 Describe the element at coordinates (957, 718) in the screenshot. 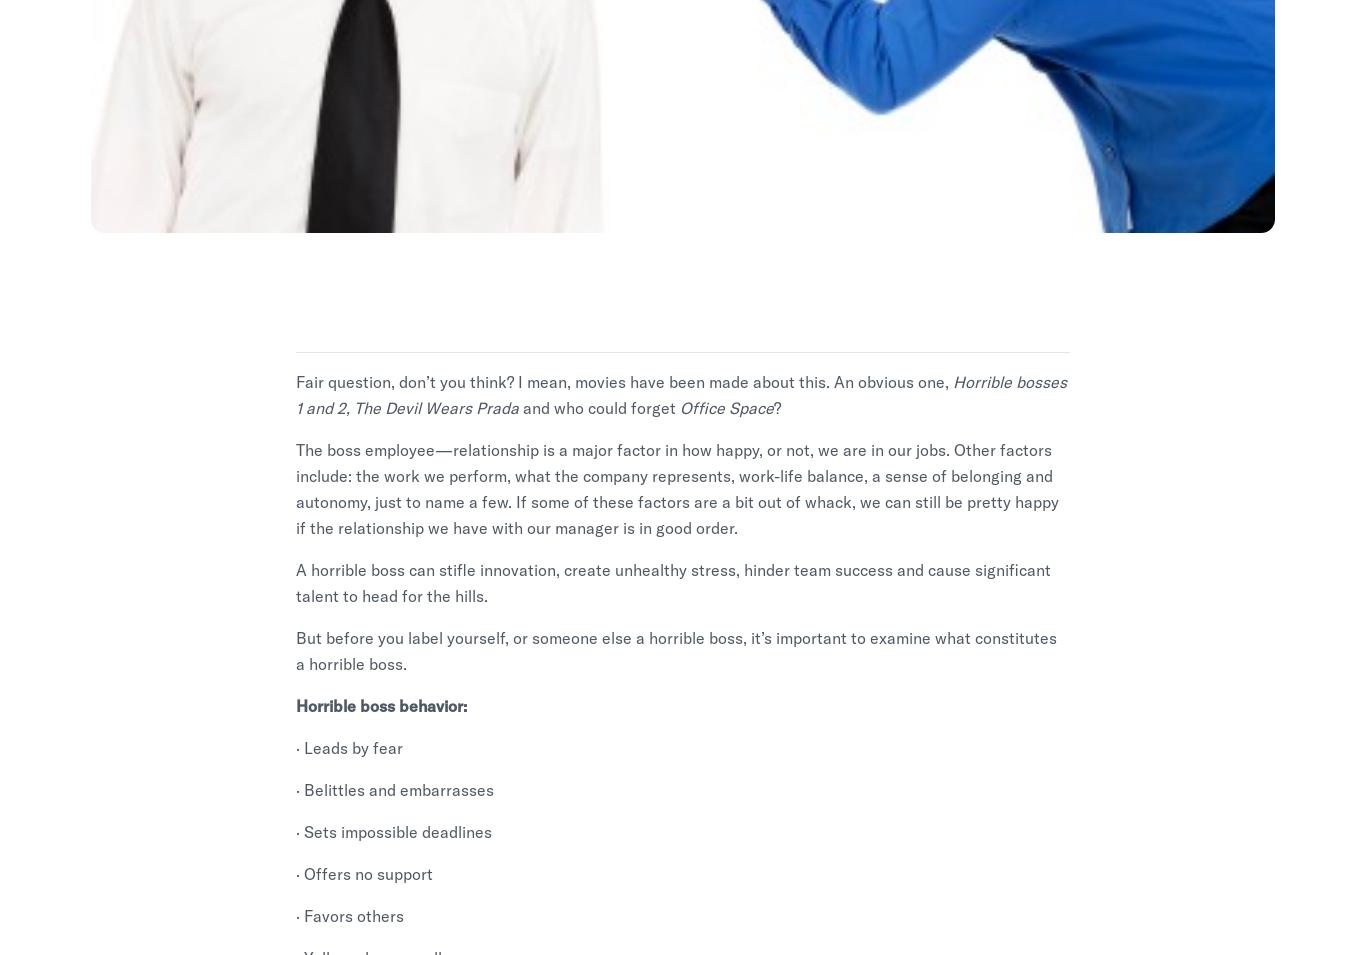

I see `'Code of Ethics'` at that location.